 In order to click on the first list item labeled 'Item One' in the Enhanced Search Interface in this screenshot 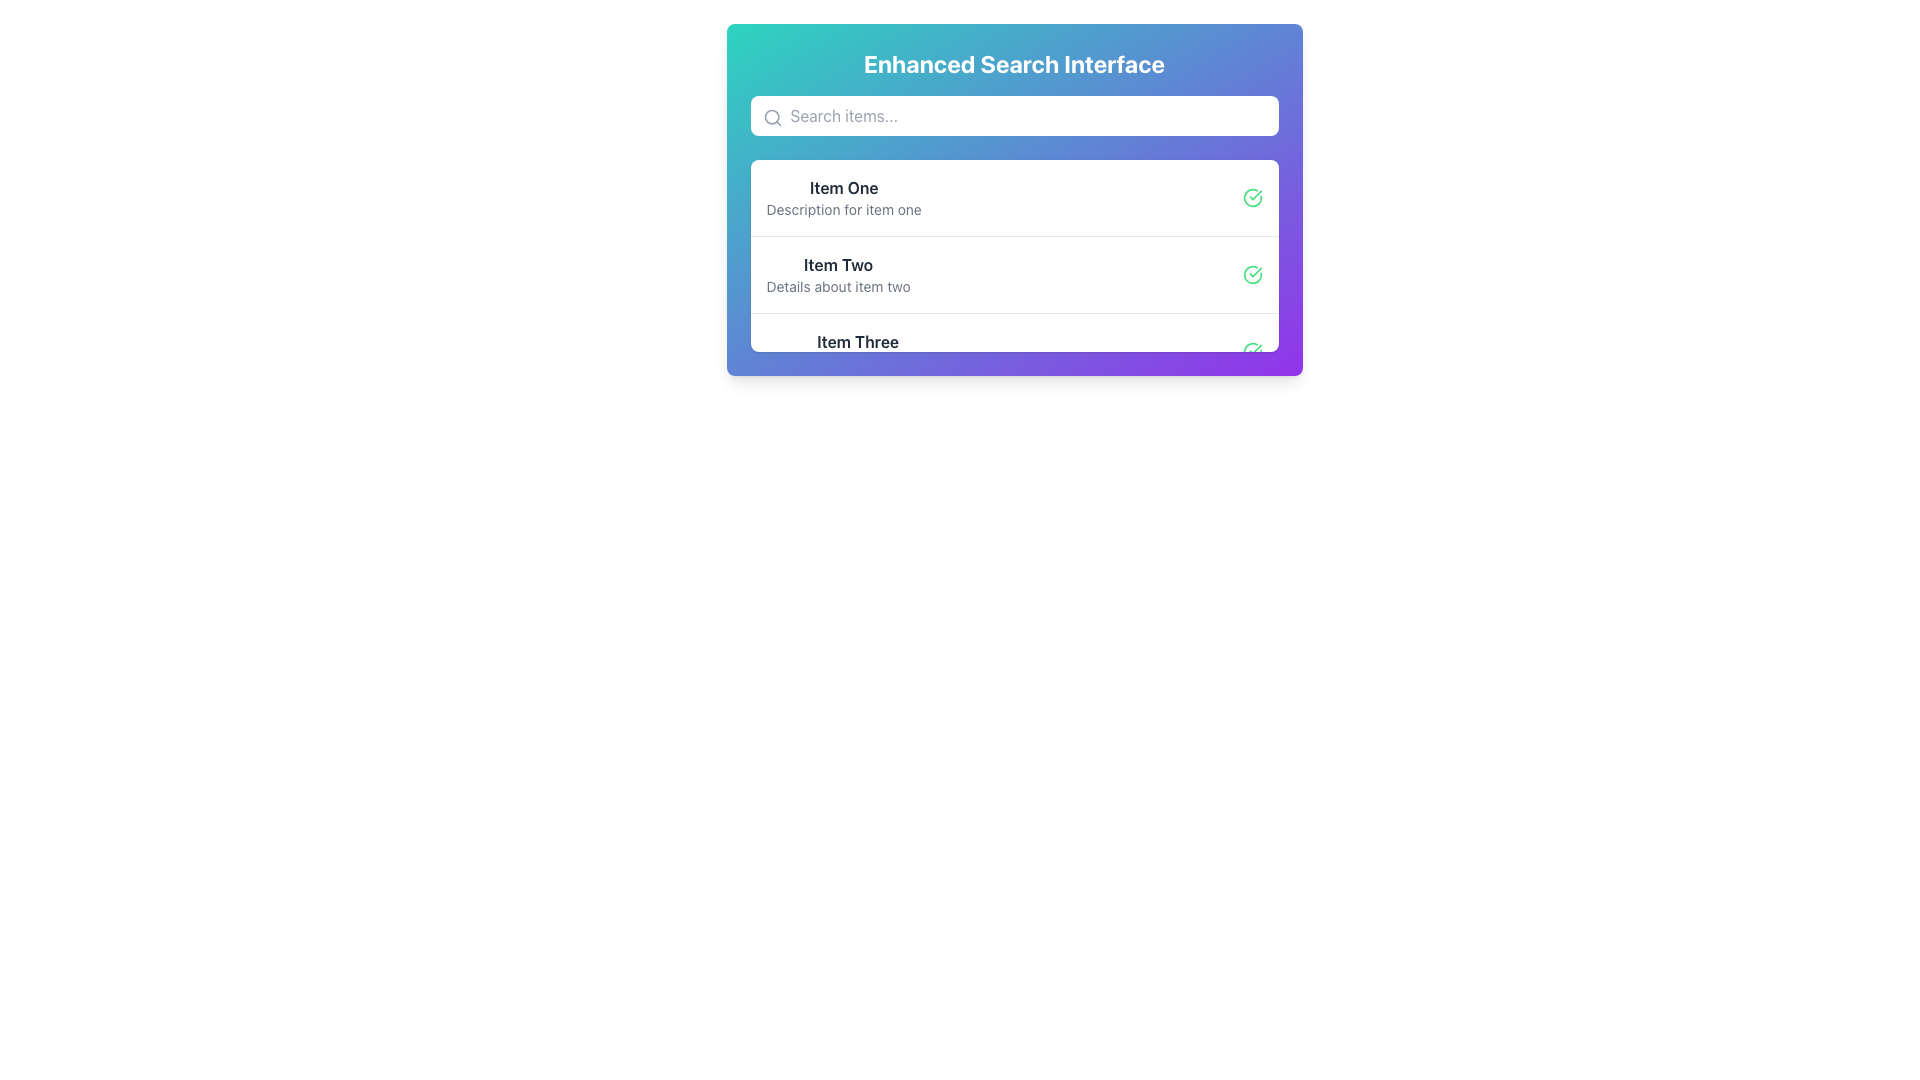, I will do `click(844, 197)`.